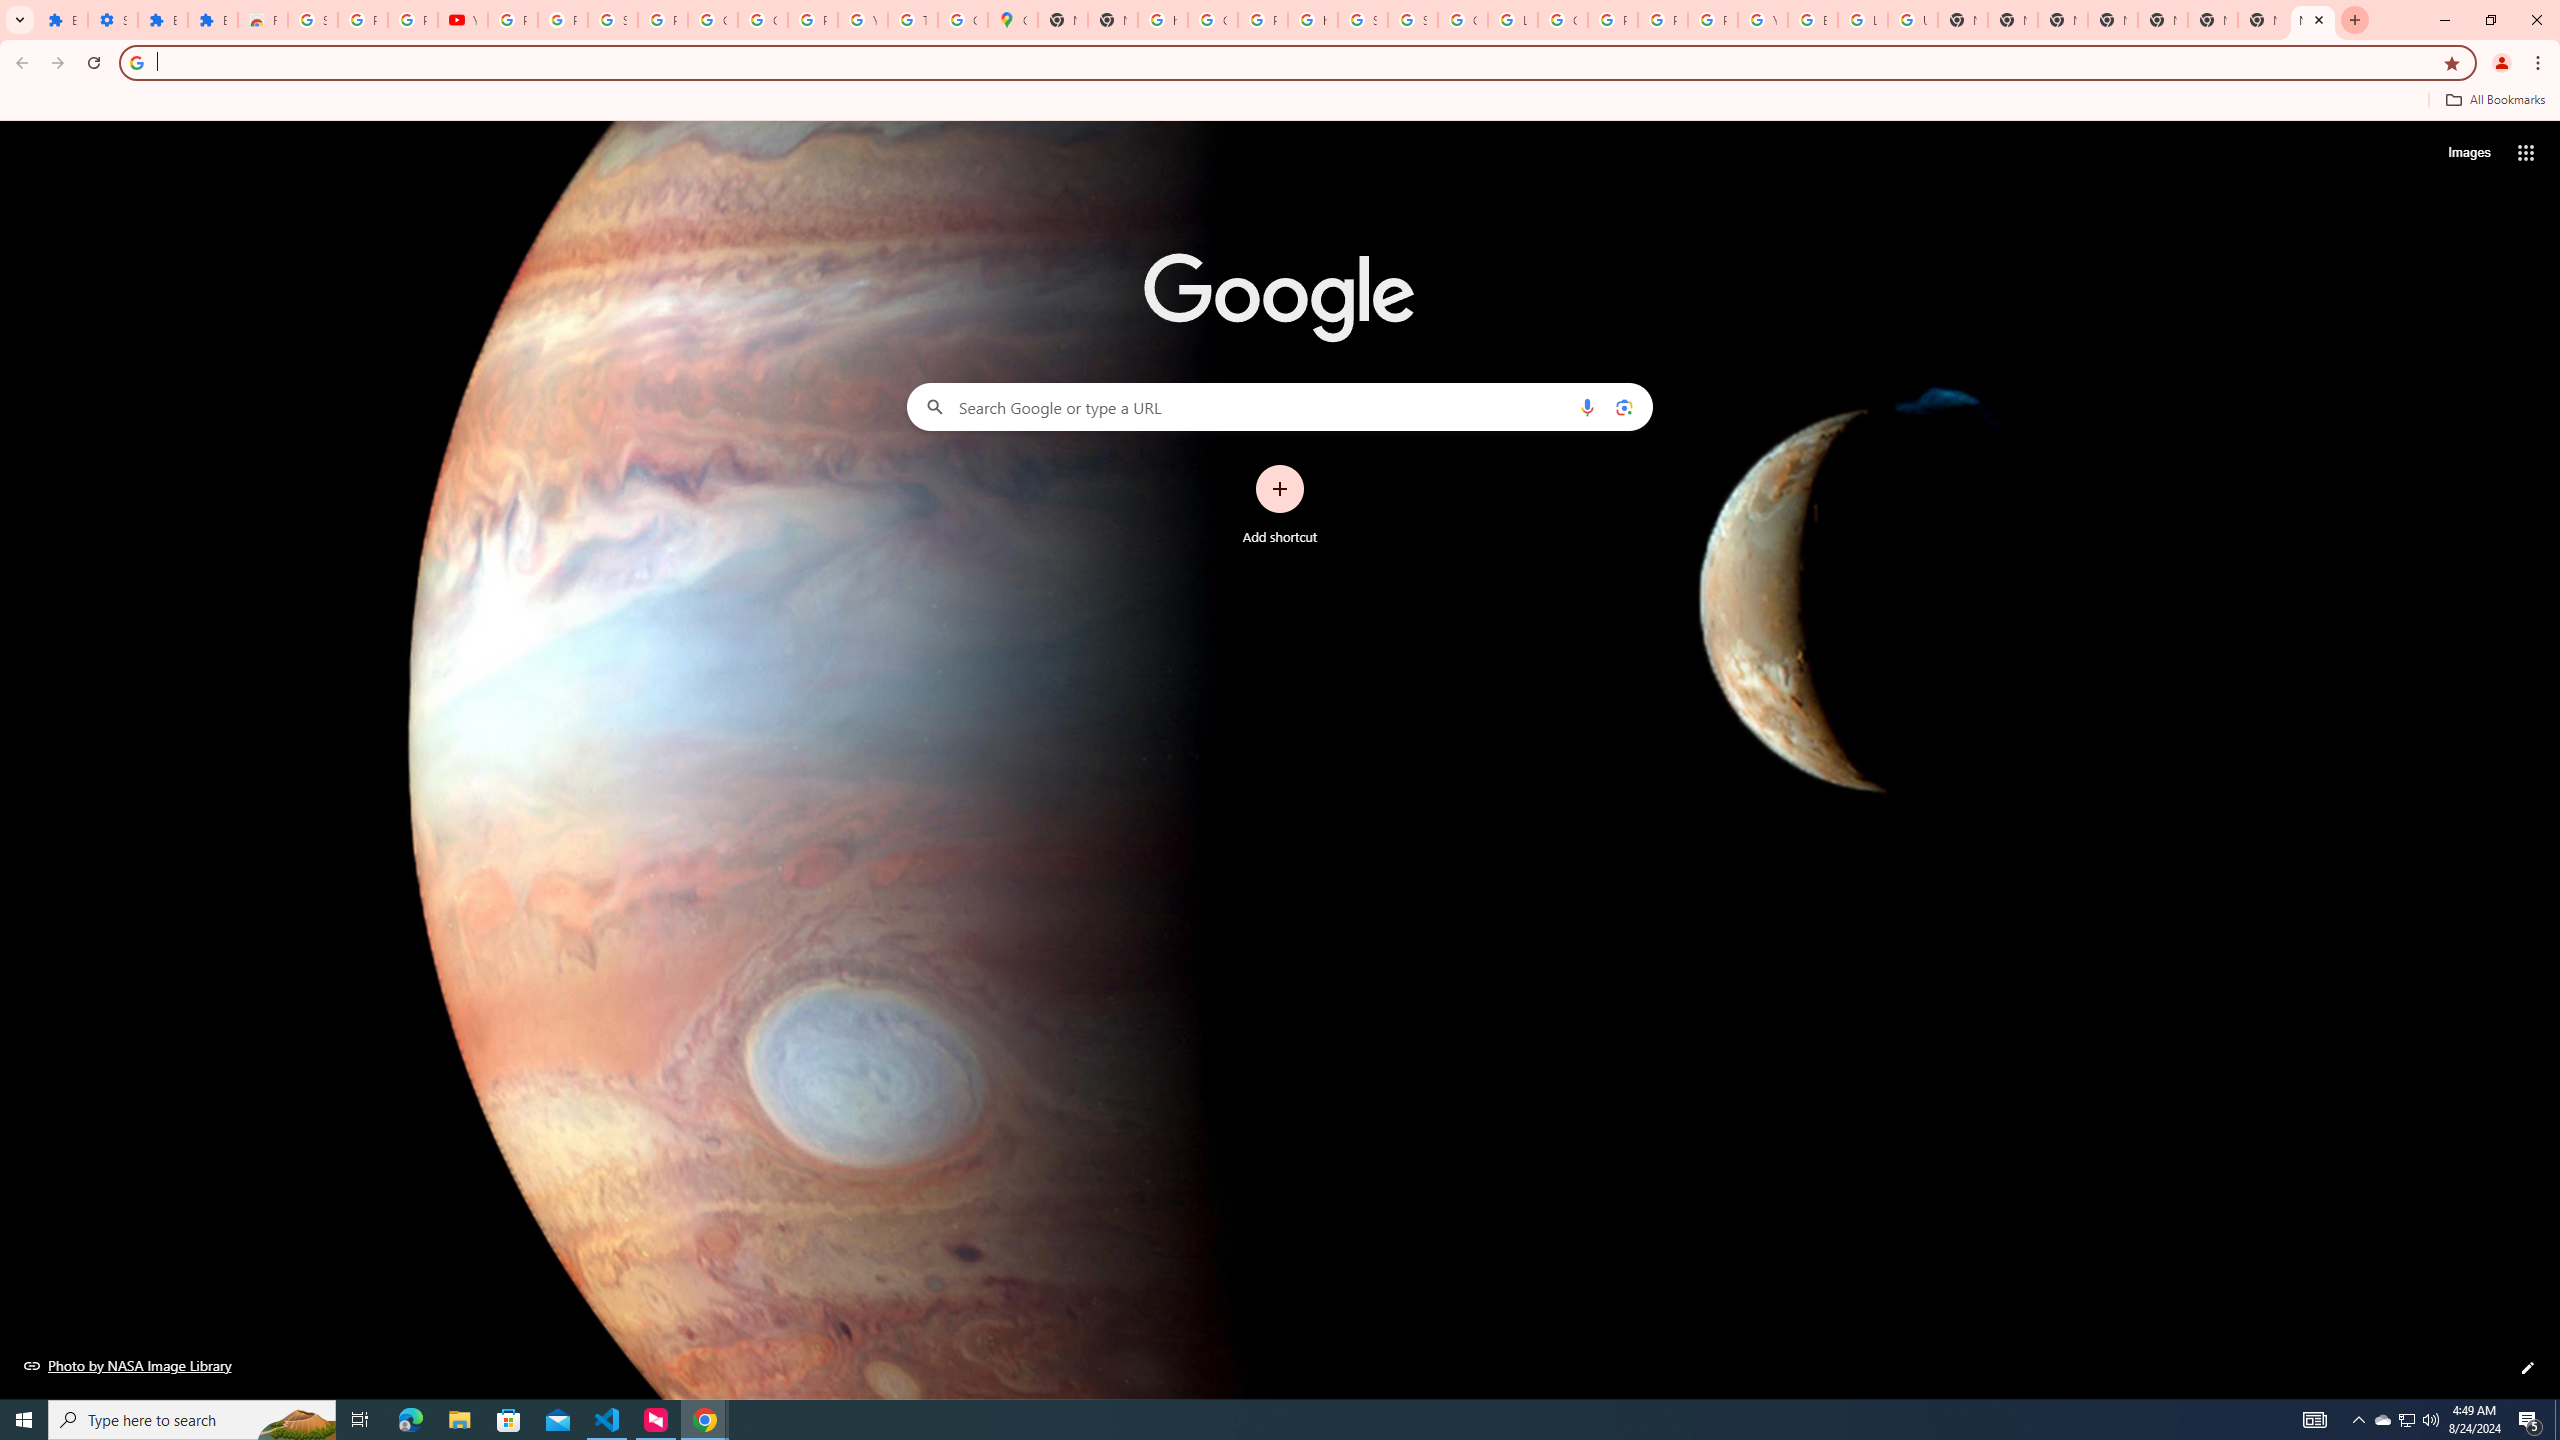 Image resolution: width=2560 pixels, height=1440 pixels. I want to click on 'https://scholar.google.com/', so click(1312, 19).